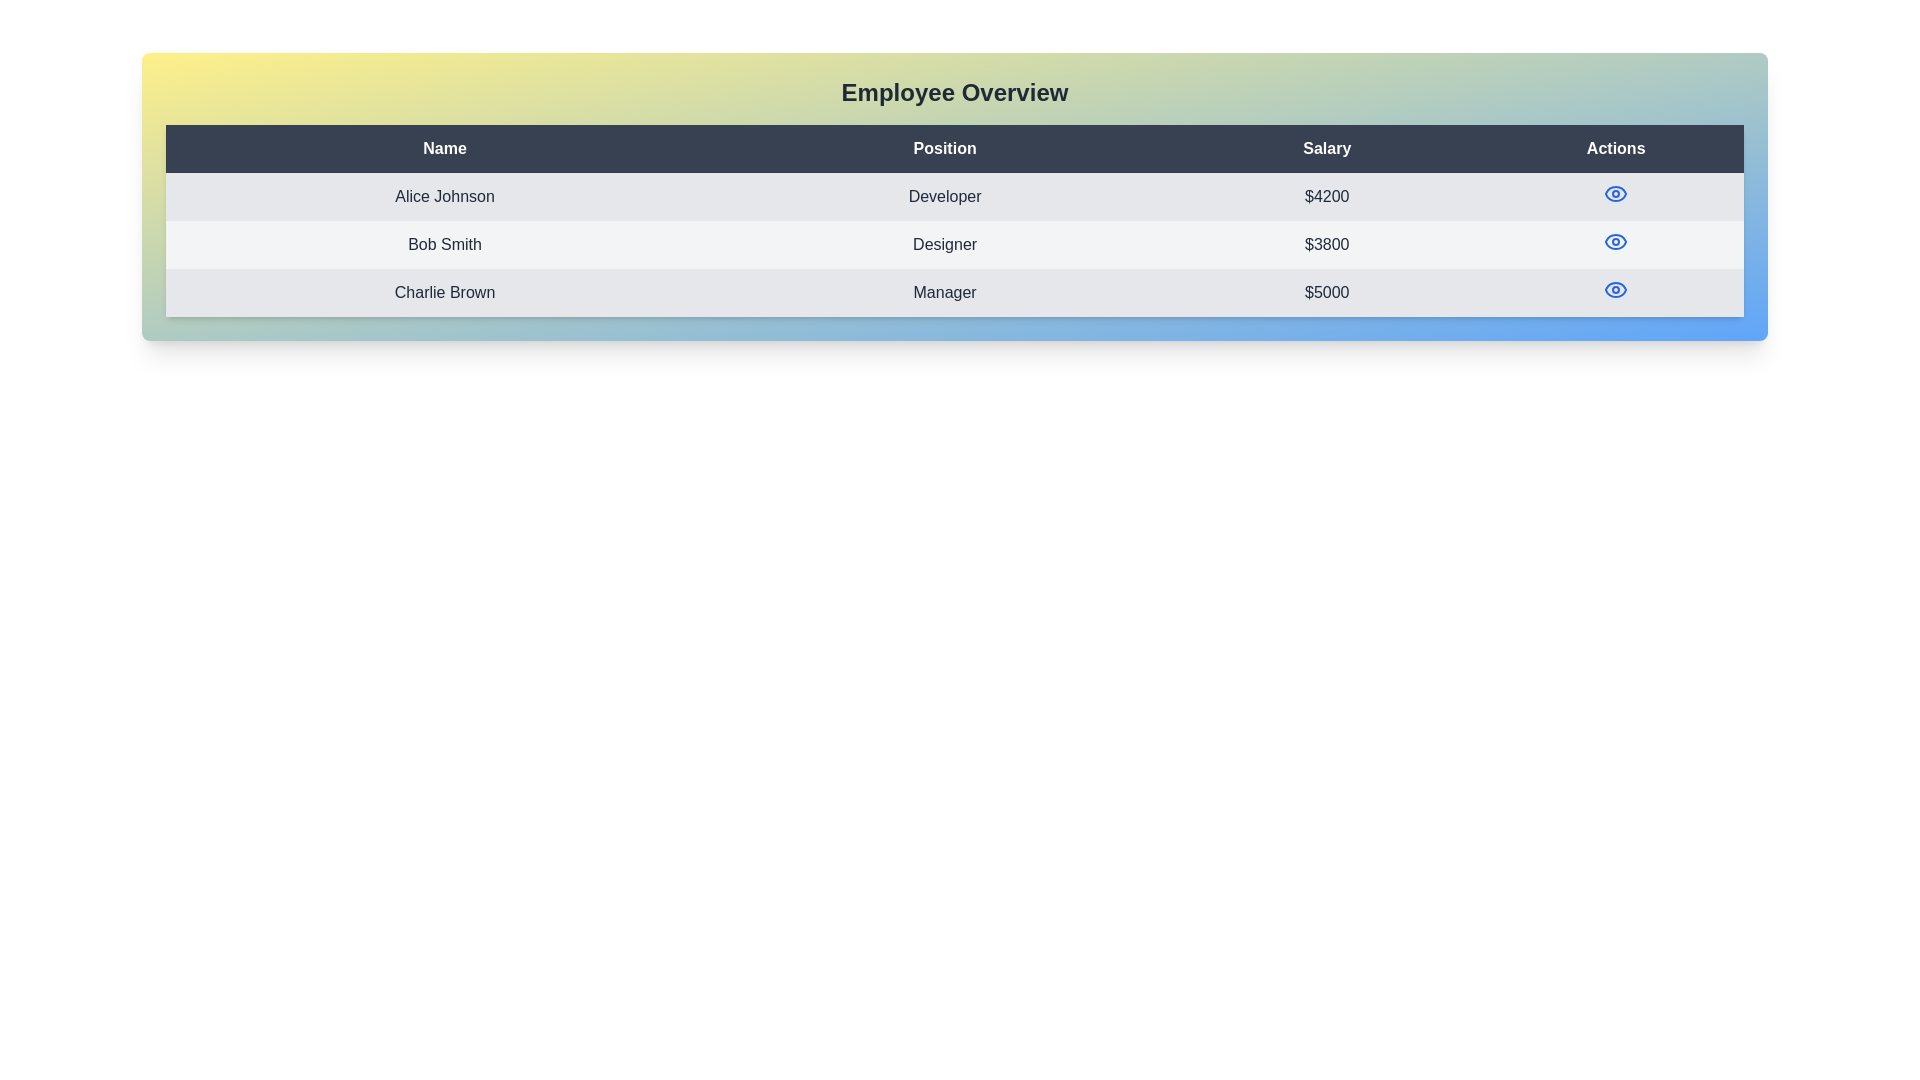  What do you see at coordinates (954, 244) in the screenshot?
I see `the second row of the Employee Overview table containing 'Bob Smith', 'Designer', and '$3800'` at bounding box center [954, 244].